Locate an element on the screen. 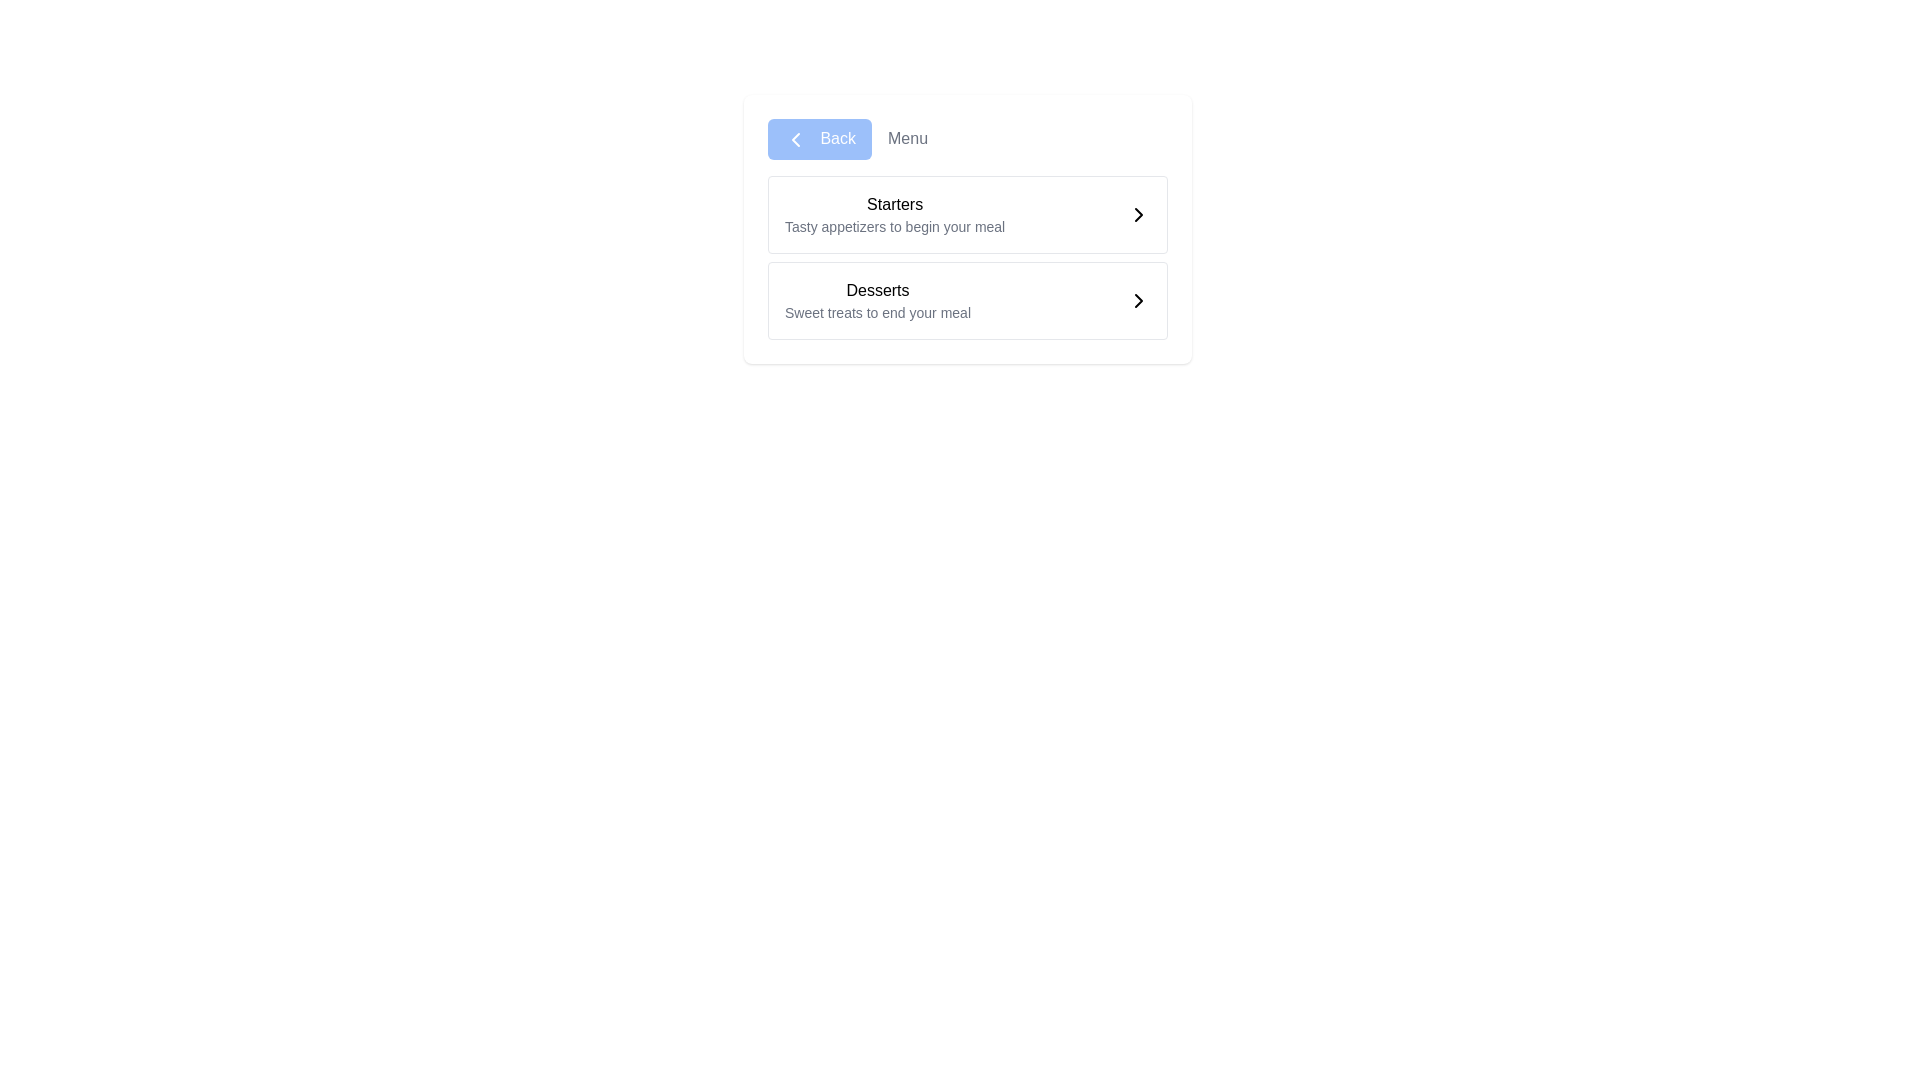 The width and height of the screenshot is (1920, 1080). the text label reading 'Desserts', which is styled with a medium-weight font and located above the descriptive text 'Sweet treats to end your meal' is located at coordinates (878, 289).